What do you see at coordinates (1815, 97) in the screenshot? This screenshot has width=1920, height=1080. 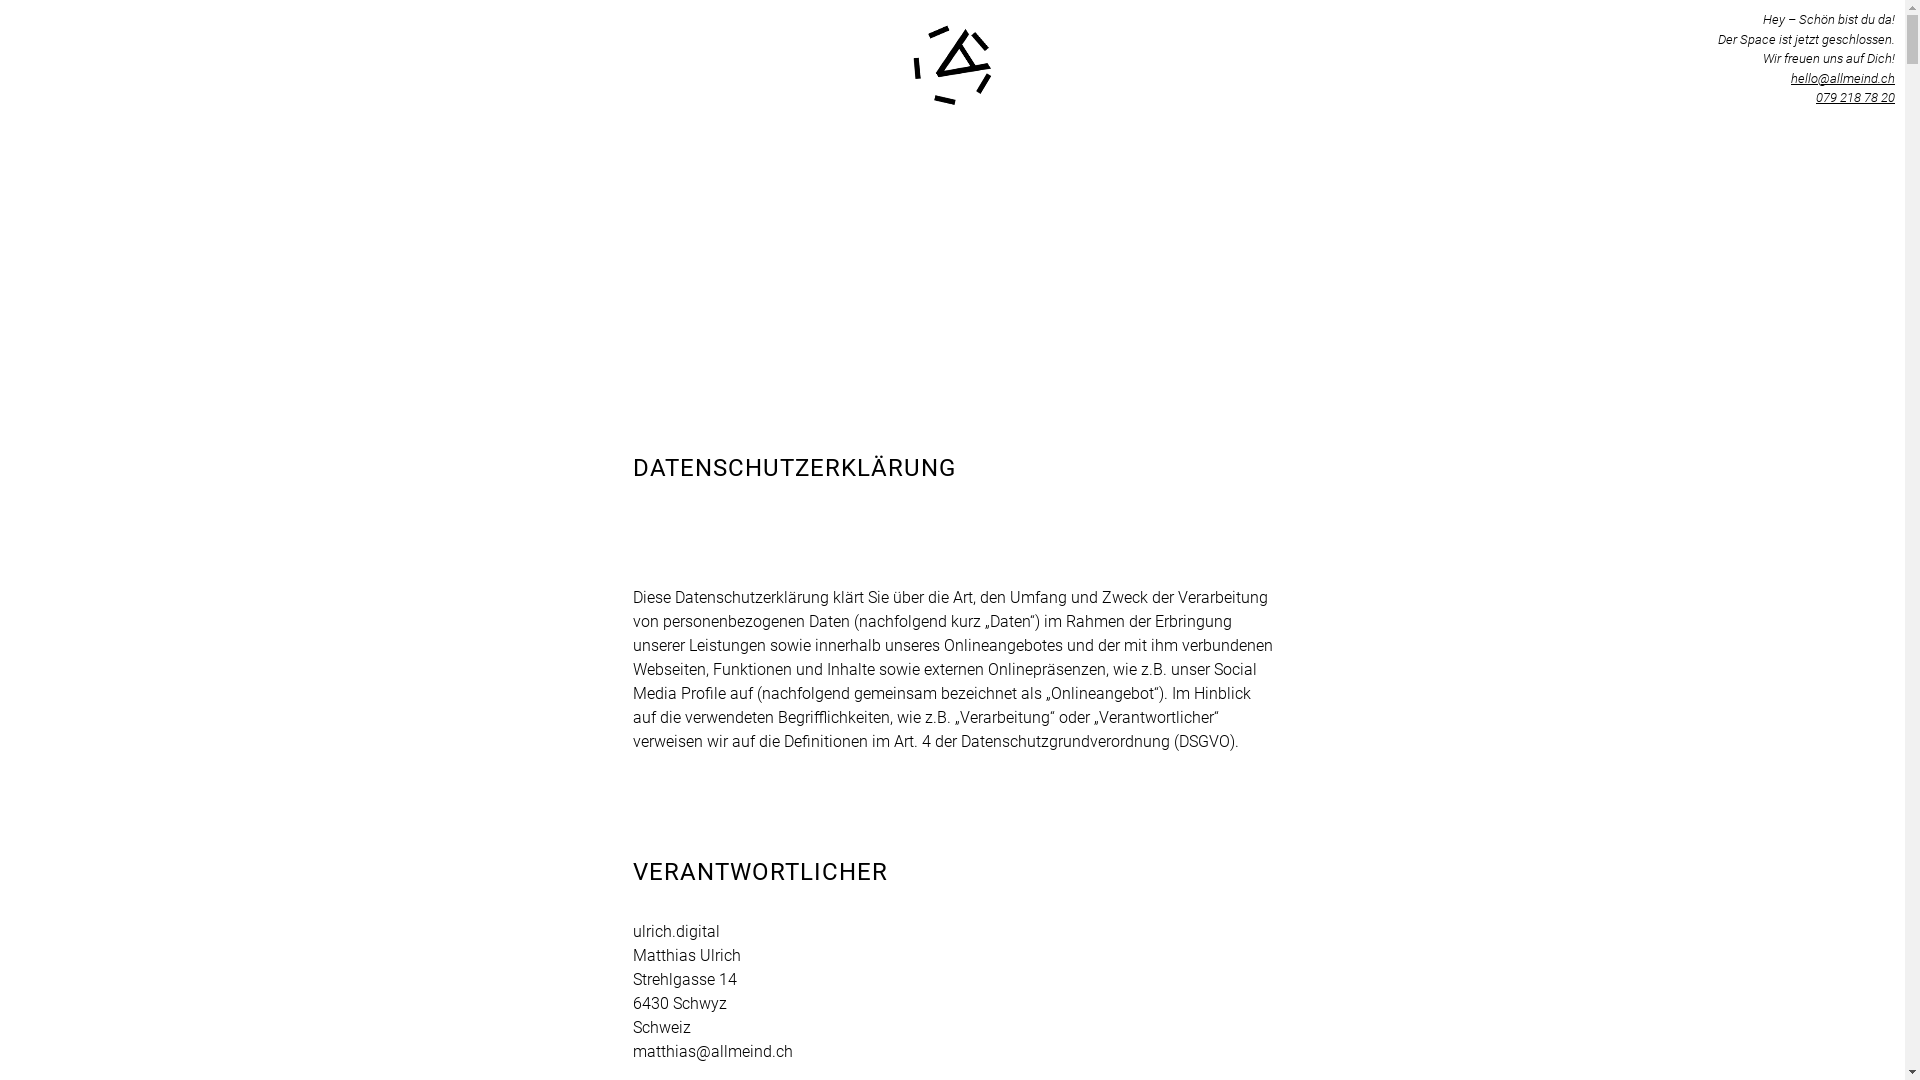 I see `'079 218 78 20'` at bounding box center [1815, 97].